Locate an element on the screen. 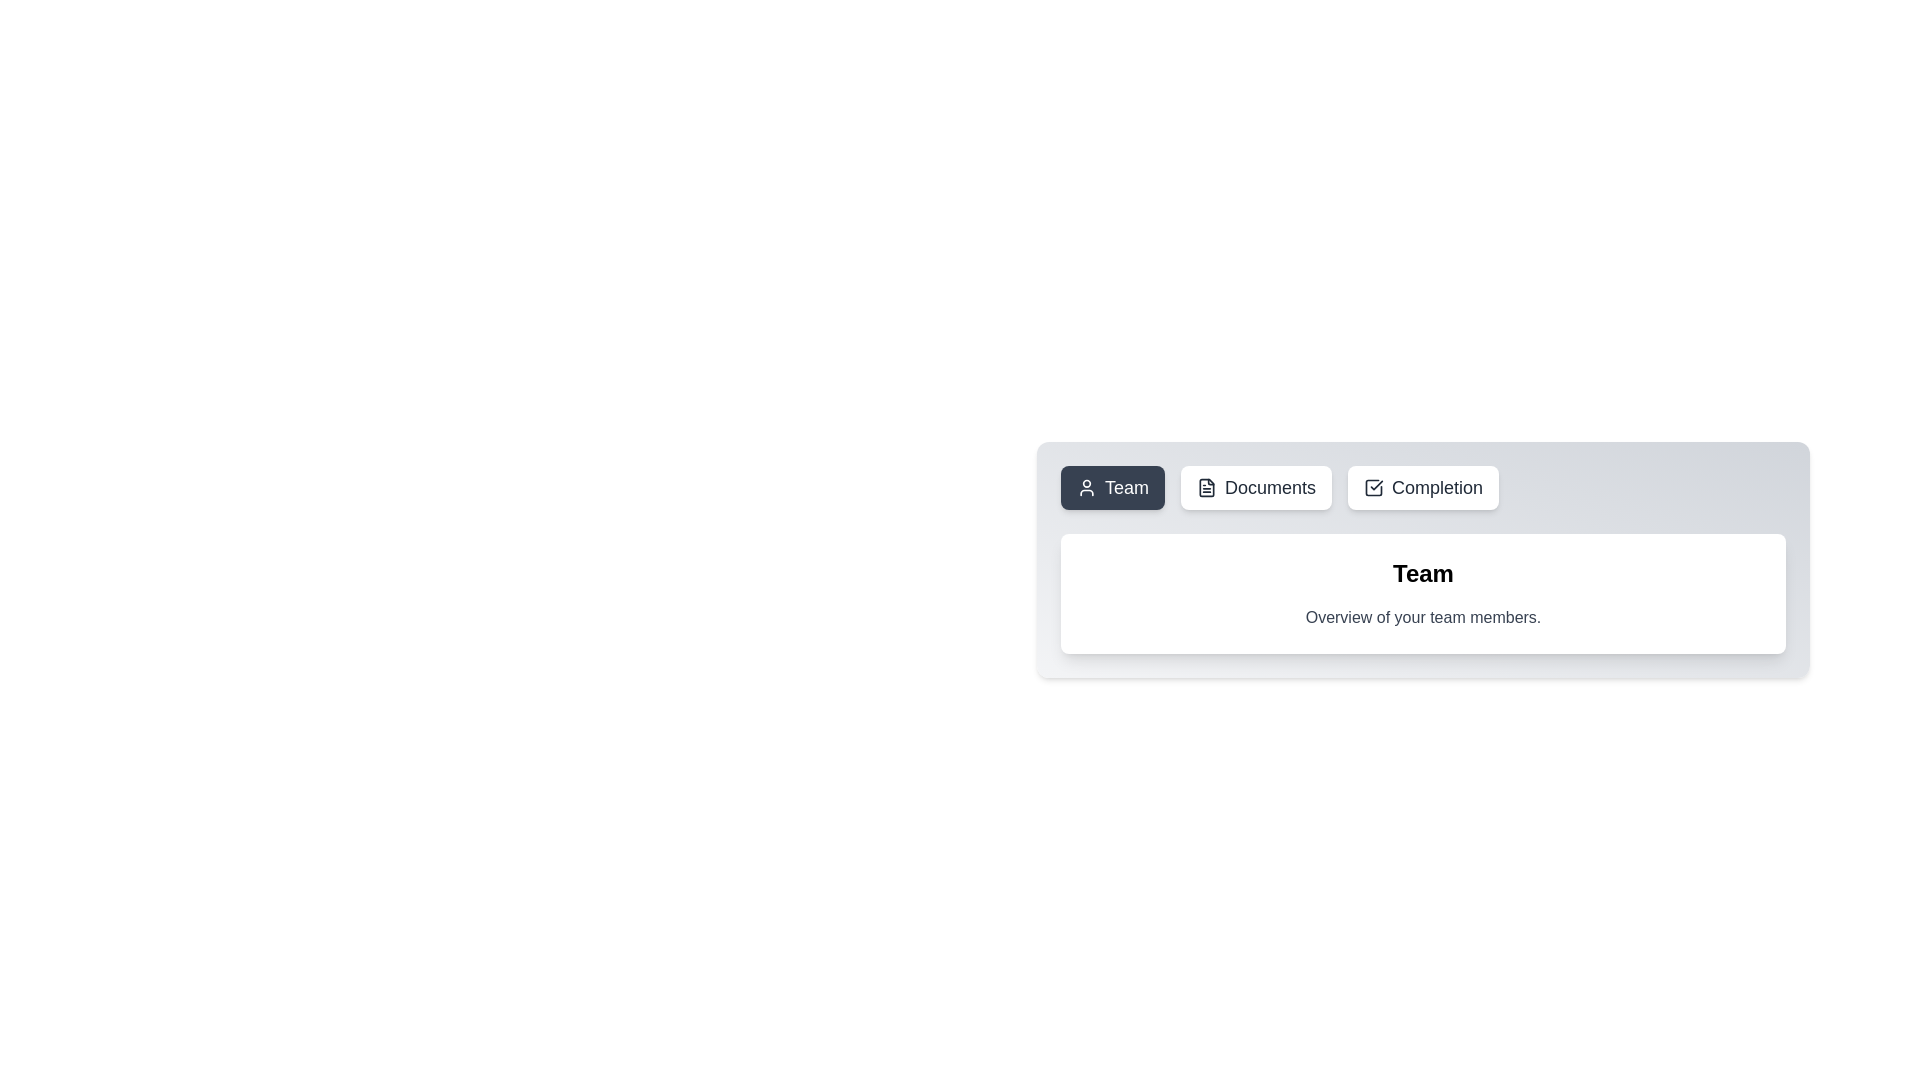 The height and width of the screenshot is (1080, 1920). the 'Completion' button, which is a rounded rectangle with a white background and gray text, located between the 'Documents' button and the fourth button is located at coordinates (1422, 488).